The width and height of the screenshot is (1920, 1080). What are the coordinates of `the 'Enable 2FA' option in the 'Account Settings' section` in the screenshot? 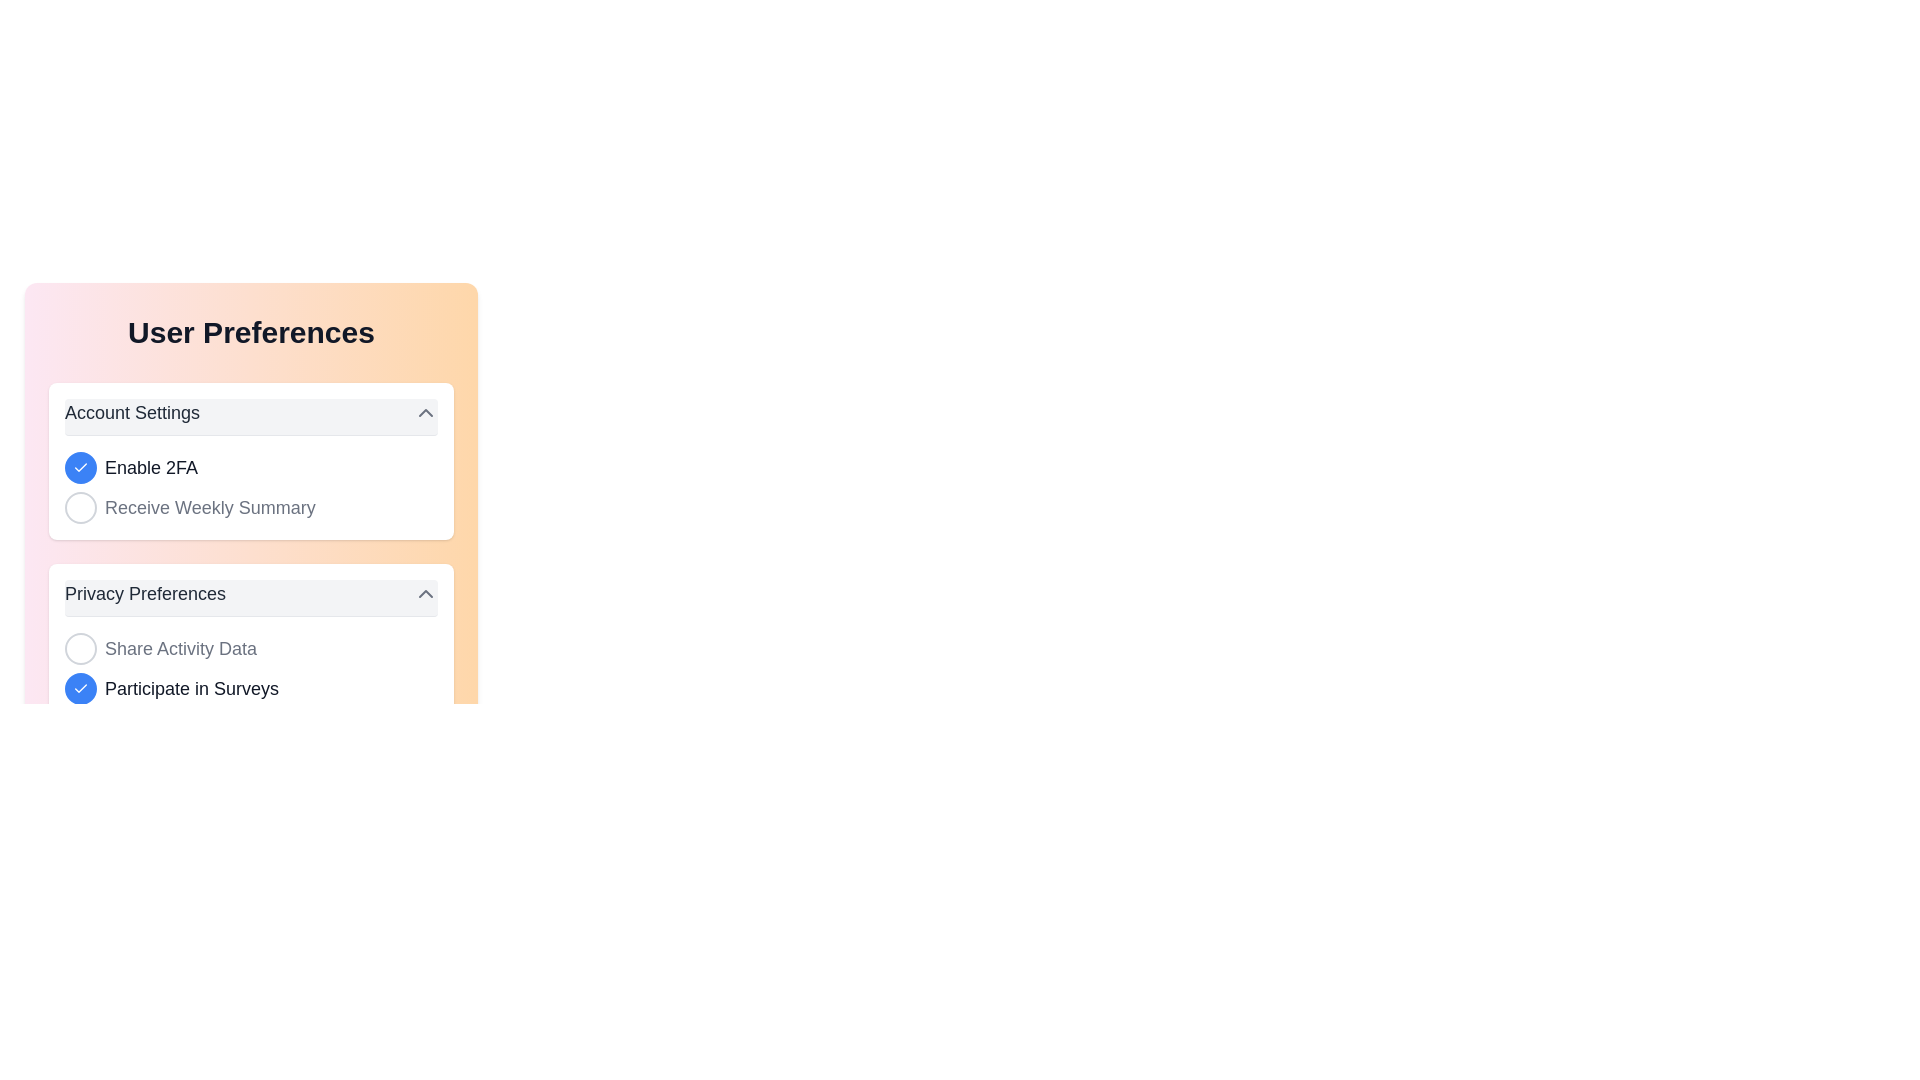 It's located at (250, 488).